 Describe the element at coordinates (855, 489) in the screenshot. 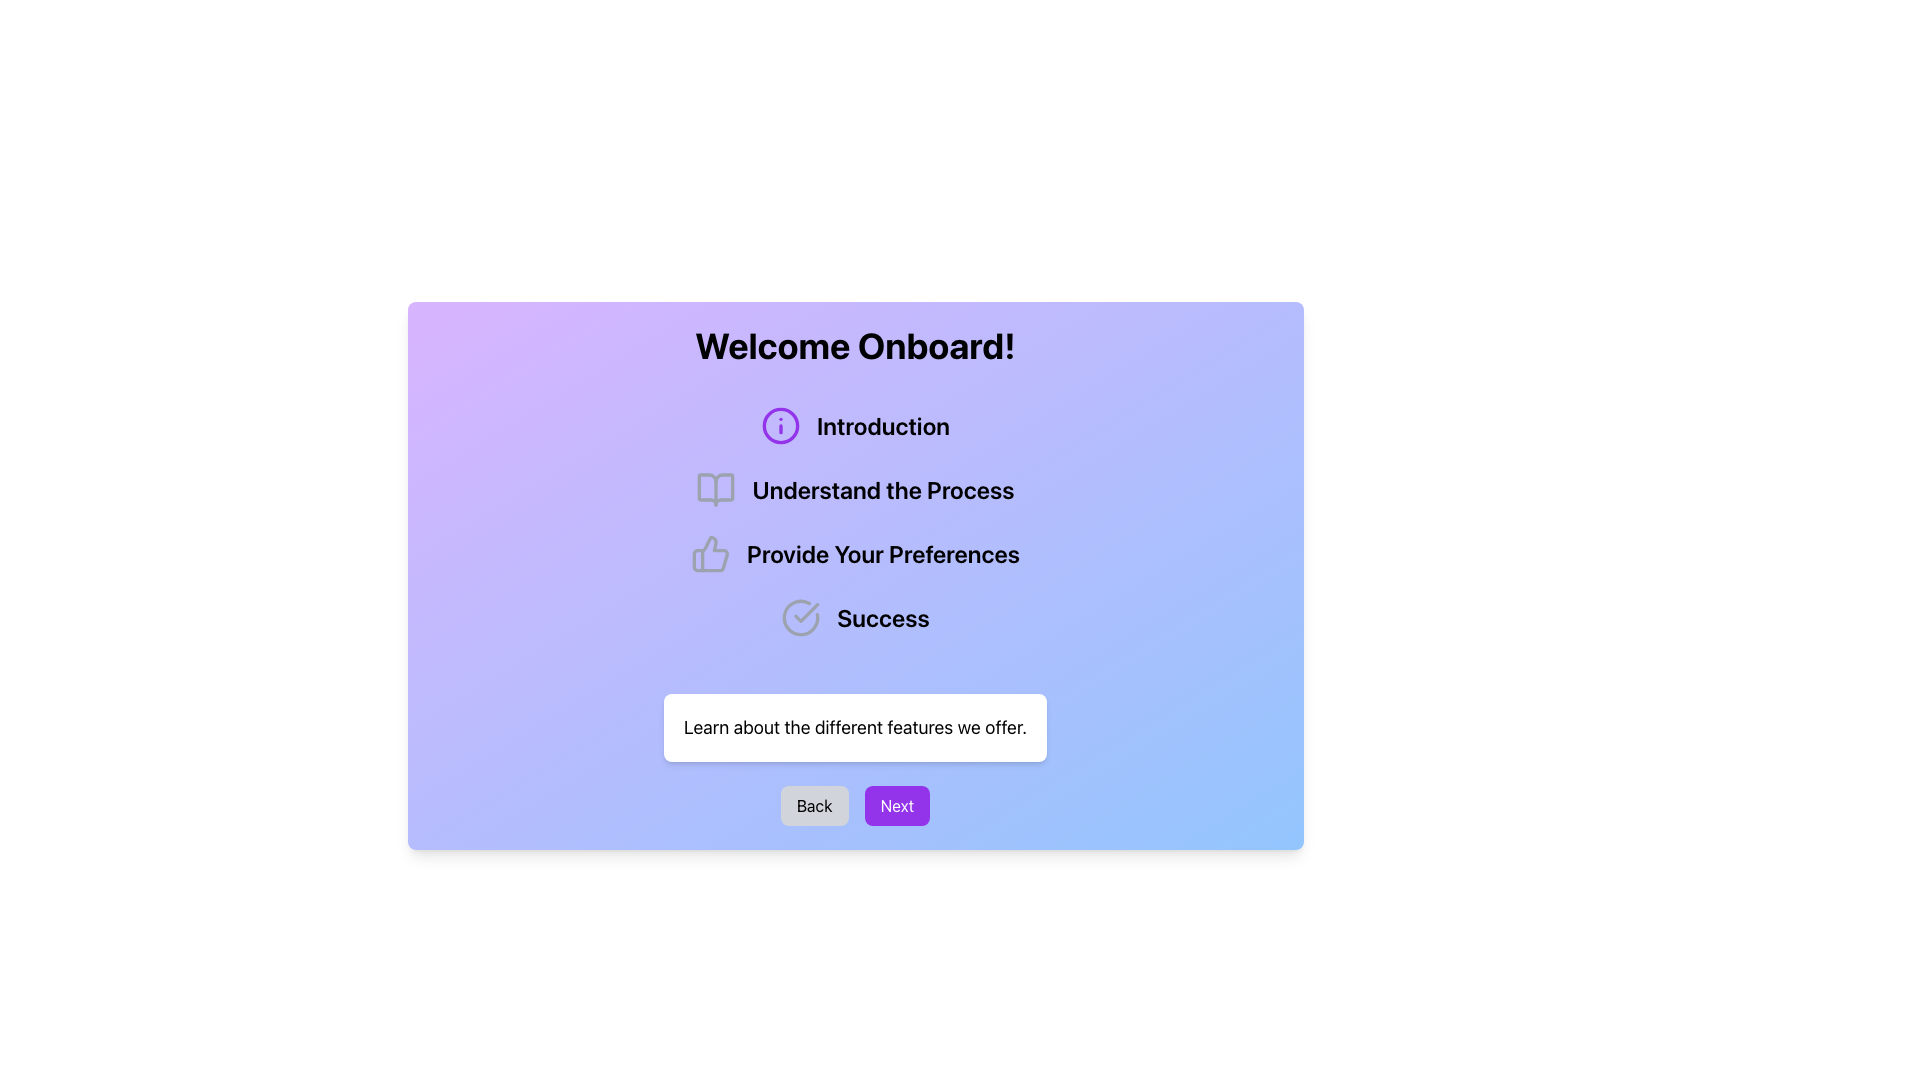

I see `the Labeled Section containing the 'Understand the Process' text and open book icon` at that location.